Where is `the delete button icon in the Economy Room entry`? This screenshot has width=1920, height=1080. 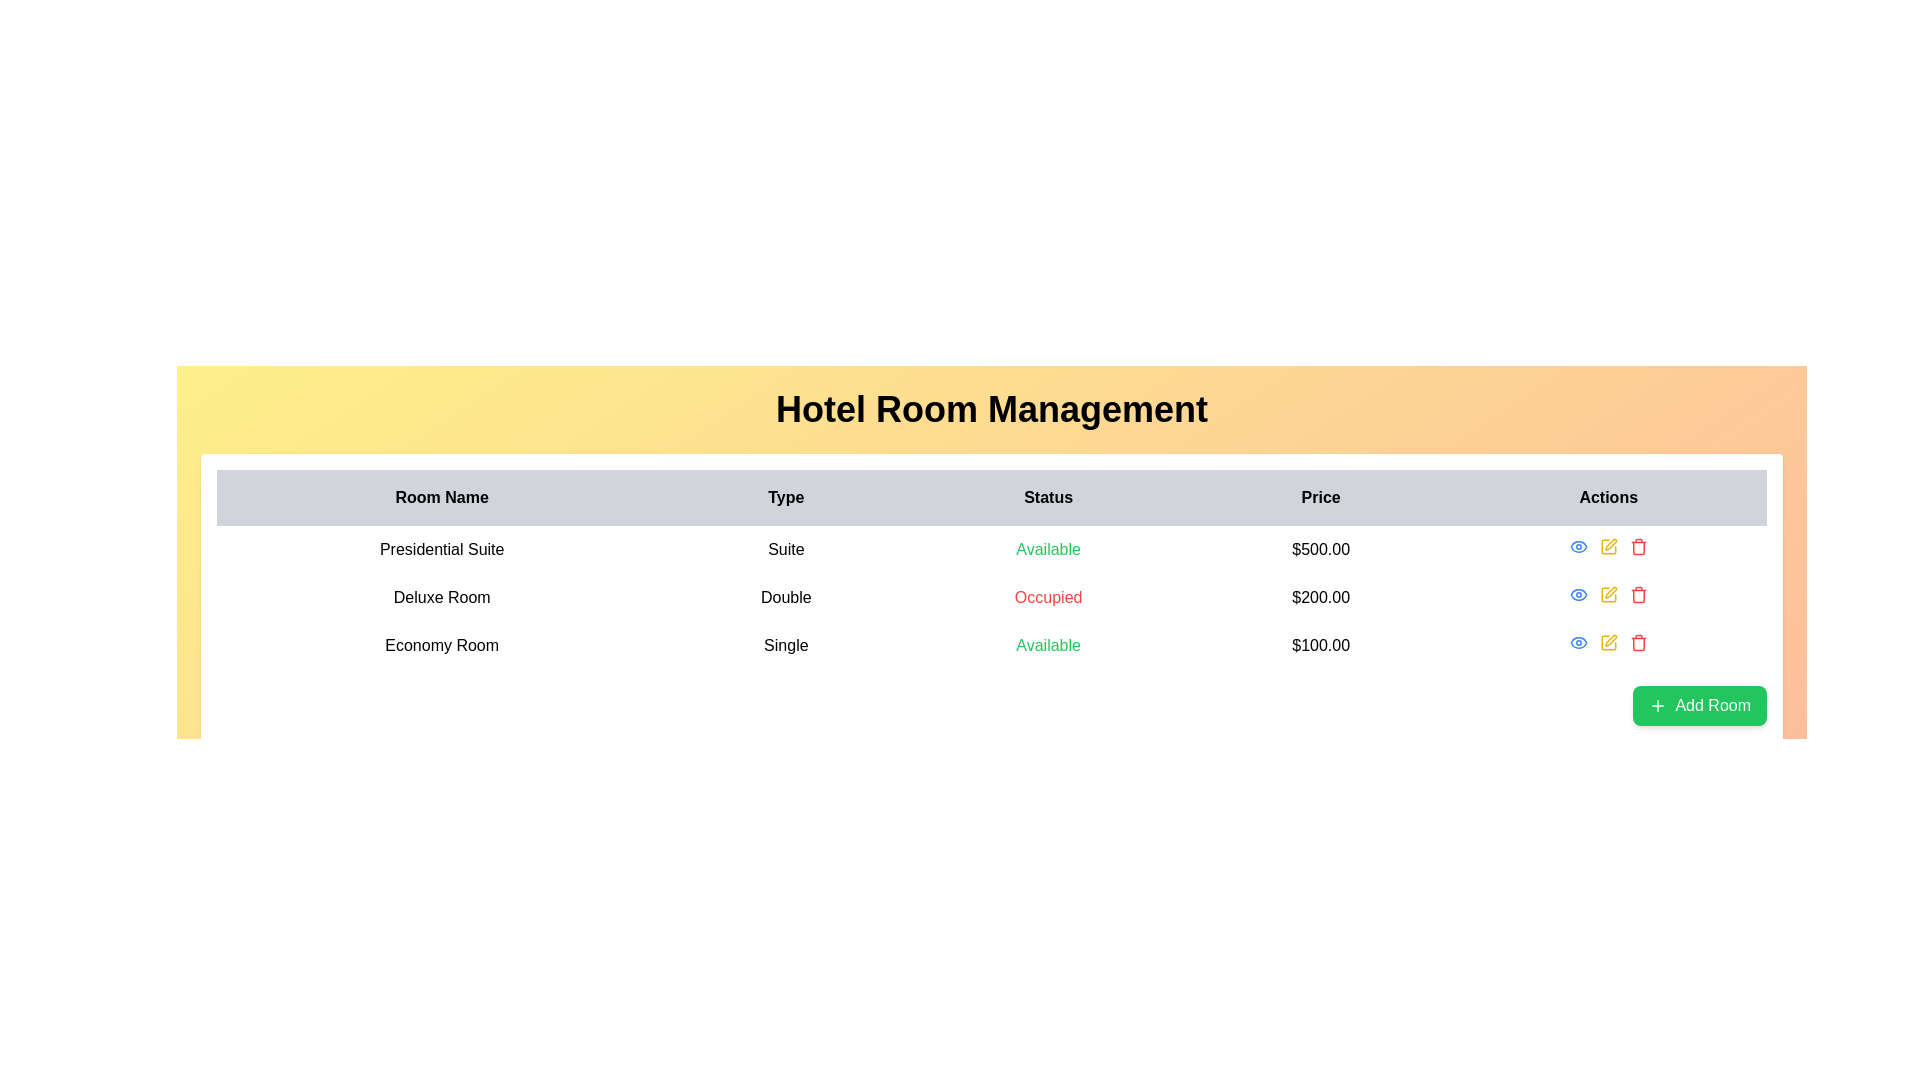 the delete button icon in the Economy Room entry is located at coordinates (1638, 643).